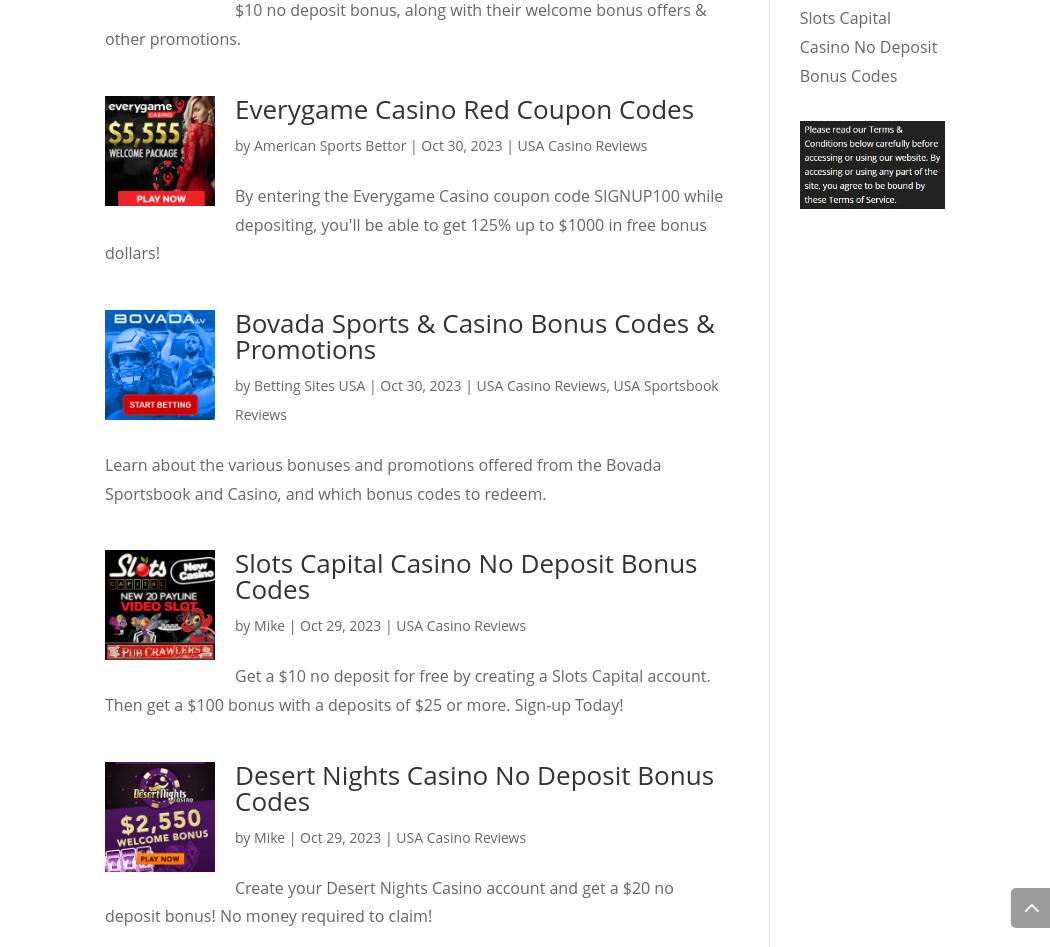 Image resolution: width=1050 pixels, height=947 pixels. What do you see at coordinates (389, 900) in the screenshot?
I see `'Create your Desert Nights Casino account and get a $20 no deposit bonus! No money required to claim!'` at bounding box center [389, 900].